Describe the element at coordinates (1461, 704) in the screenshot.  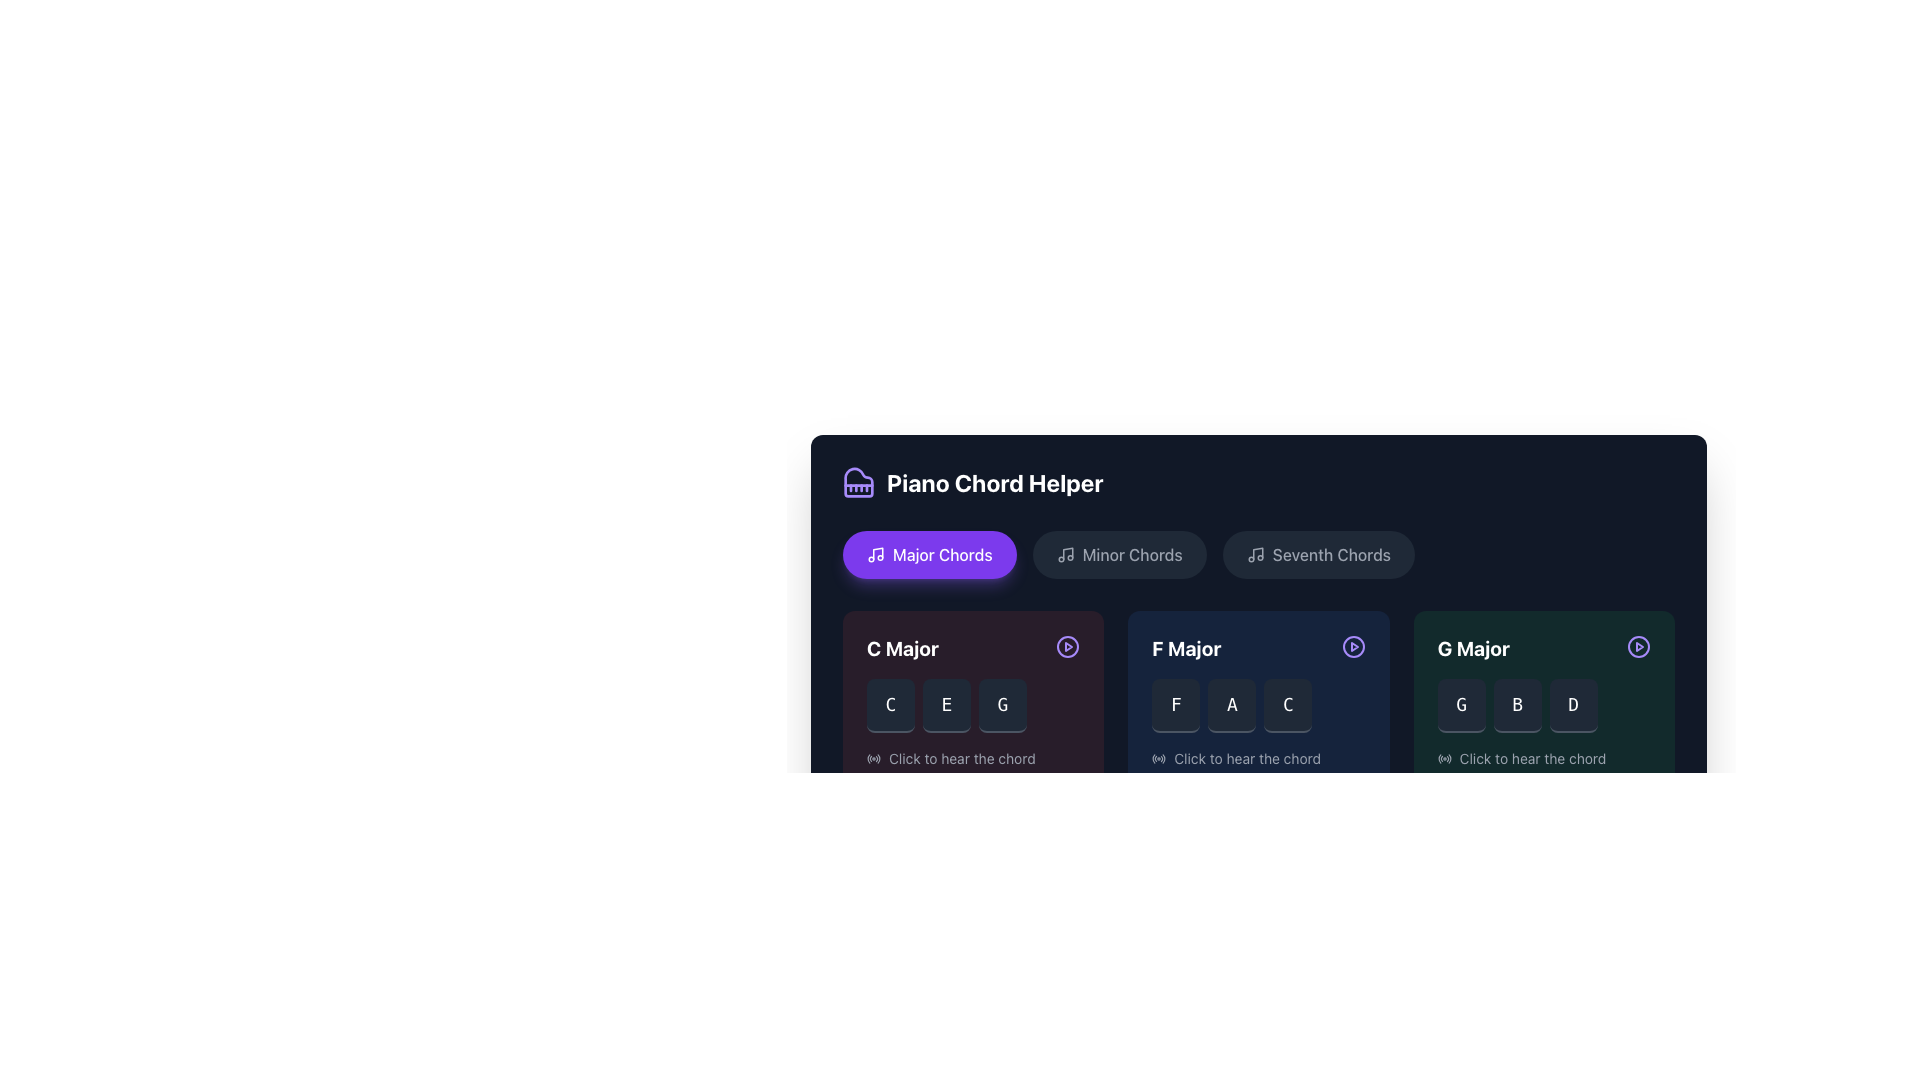
I see `the square-shaped button with rounded corners labeled 'G' in the G Major section to play a note or trigger an action` at that location.